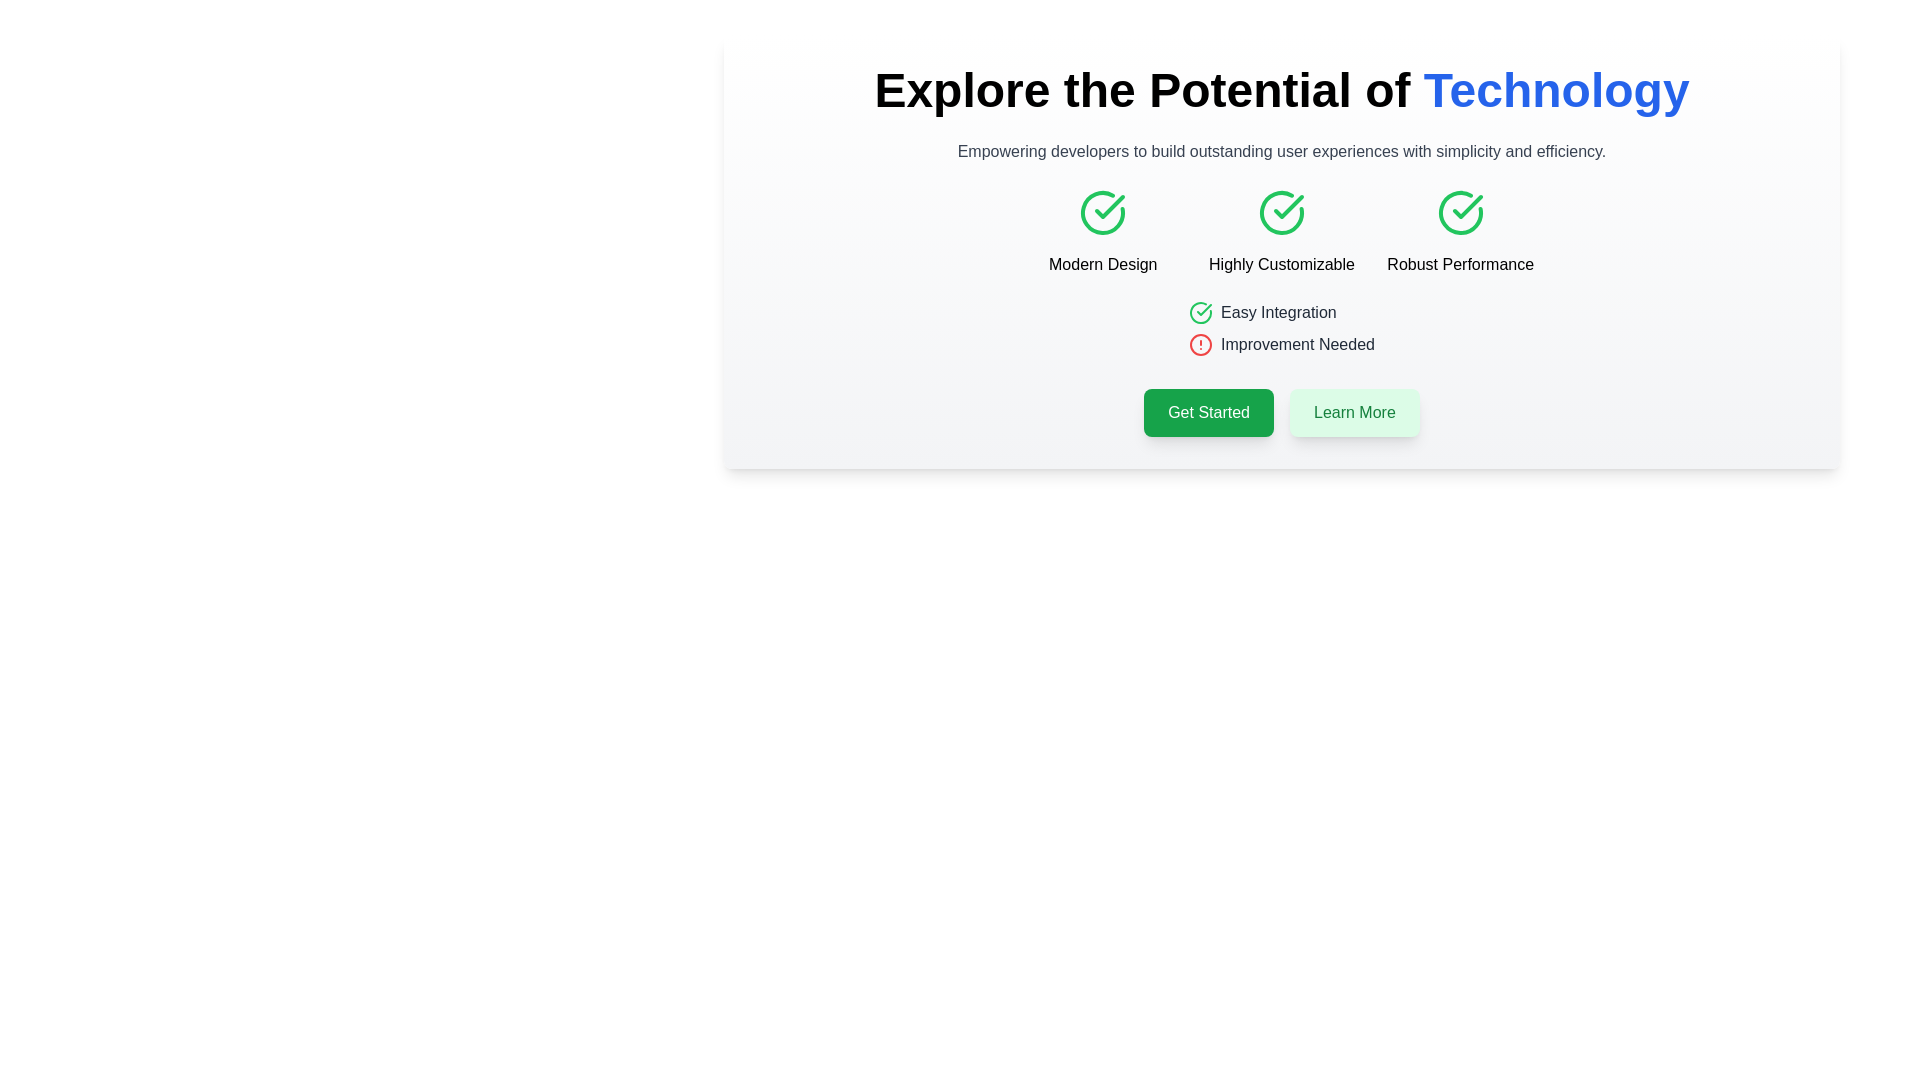 The image size is (1920, 1080). What do you see at coordinates (1281, 231) in the screenshot?
I see `the Grid with icon and text columns element, which highlights 'Modern Design', 'Highly Customizable', and 'Robust Performance'` at bounding box center [1281, 231].